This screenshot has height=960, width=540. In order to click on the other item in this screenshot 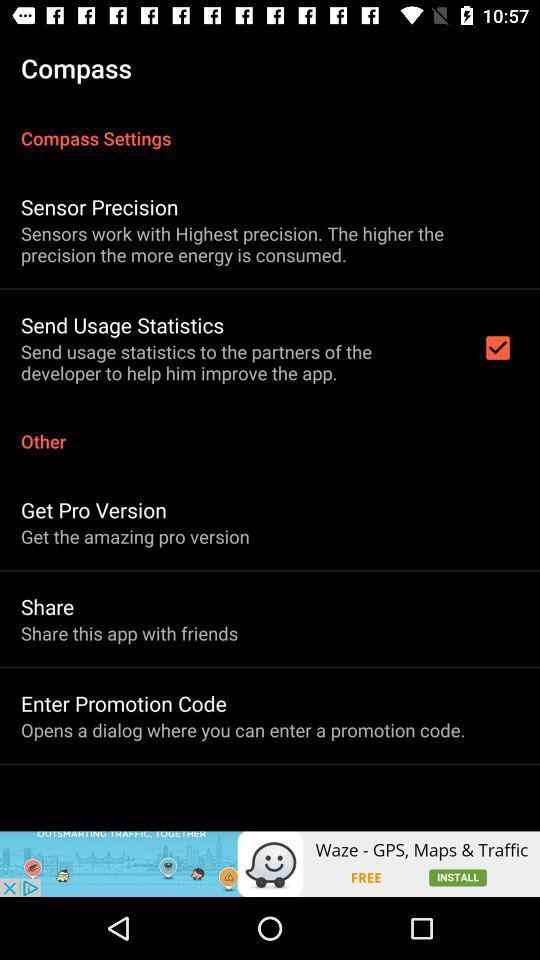, I will do `click(270, 430)`.